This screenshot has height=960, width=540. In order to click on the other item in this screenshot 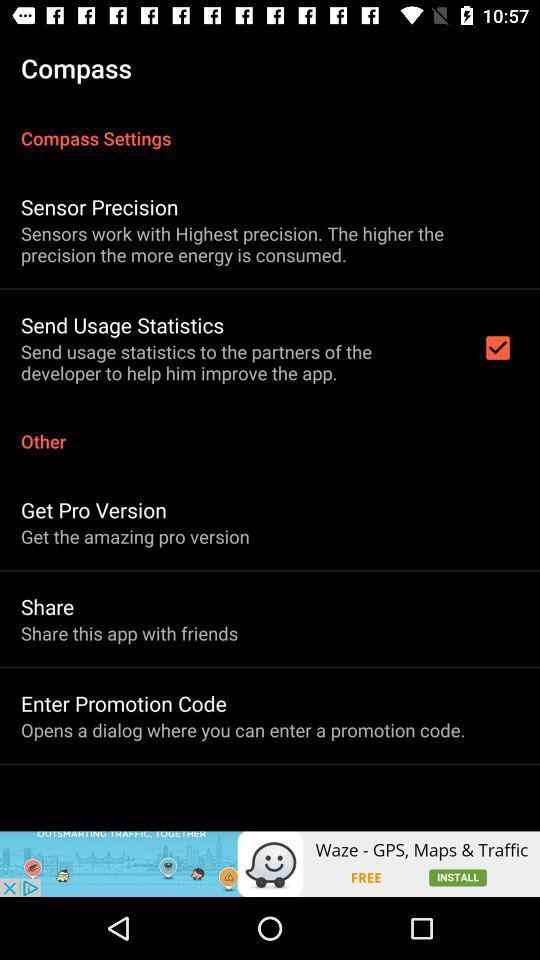, I will do `click(270, 430)`.